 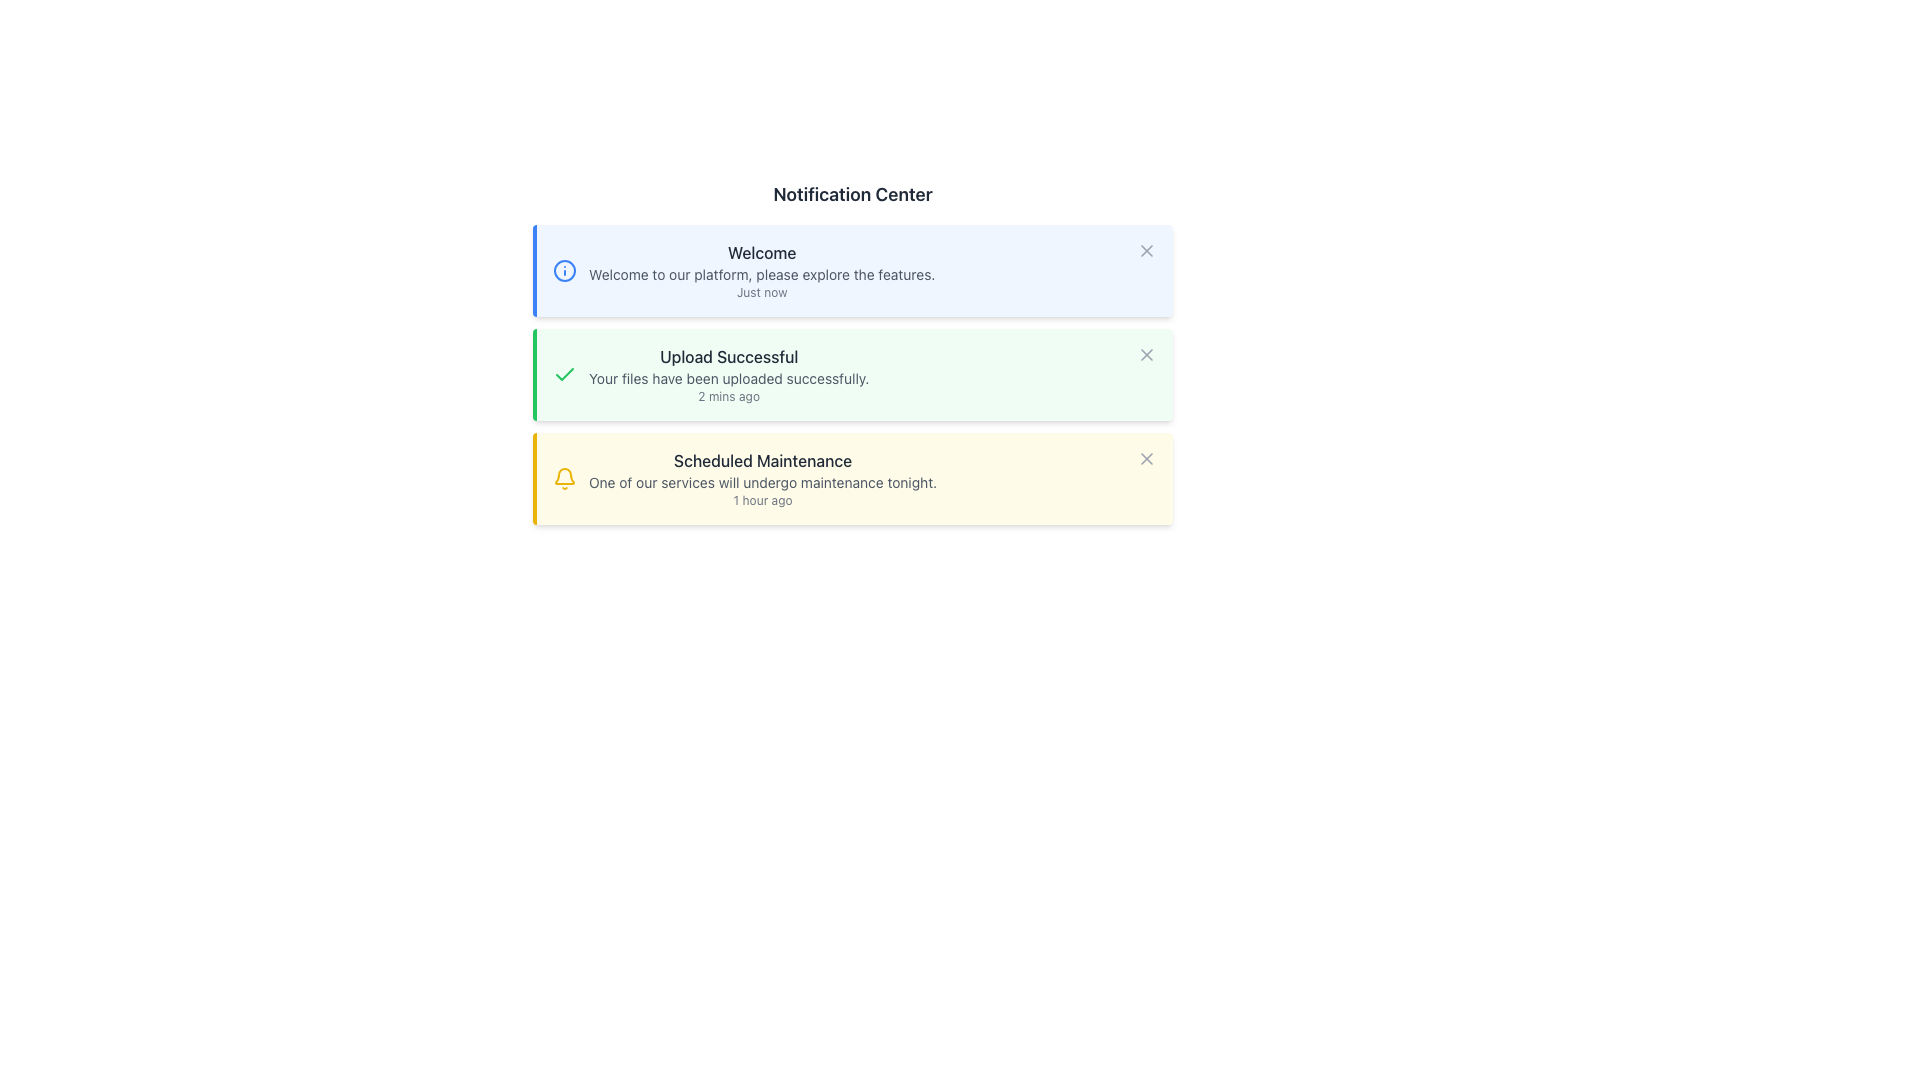 I want to click on the small gray 'X' icon button located on the far right of the blue notification box with the header 'Welcome' to change its appearance, so click(x=1147, y=249).